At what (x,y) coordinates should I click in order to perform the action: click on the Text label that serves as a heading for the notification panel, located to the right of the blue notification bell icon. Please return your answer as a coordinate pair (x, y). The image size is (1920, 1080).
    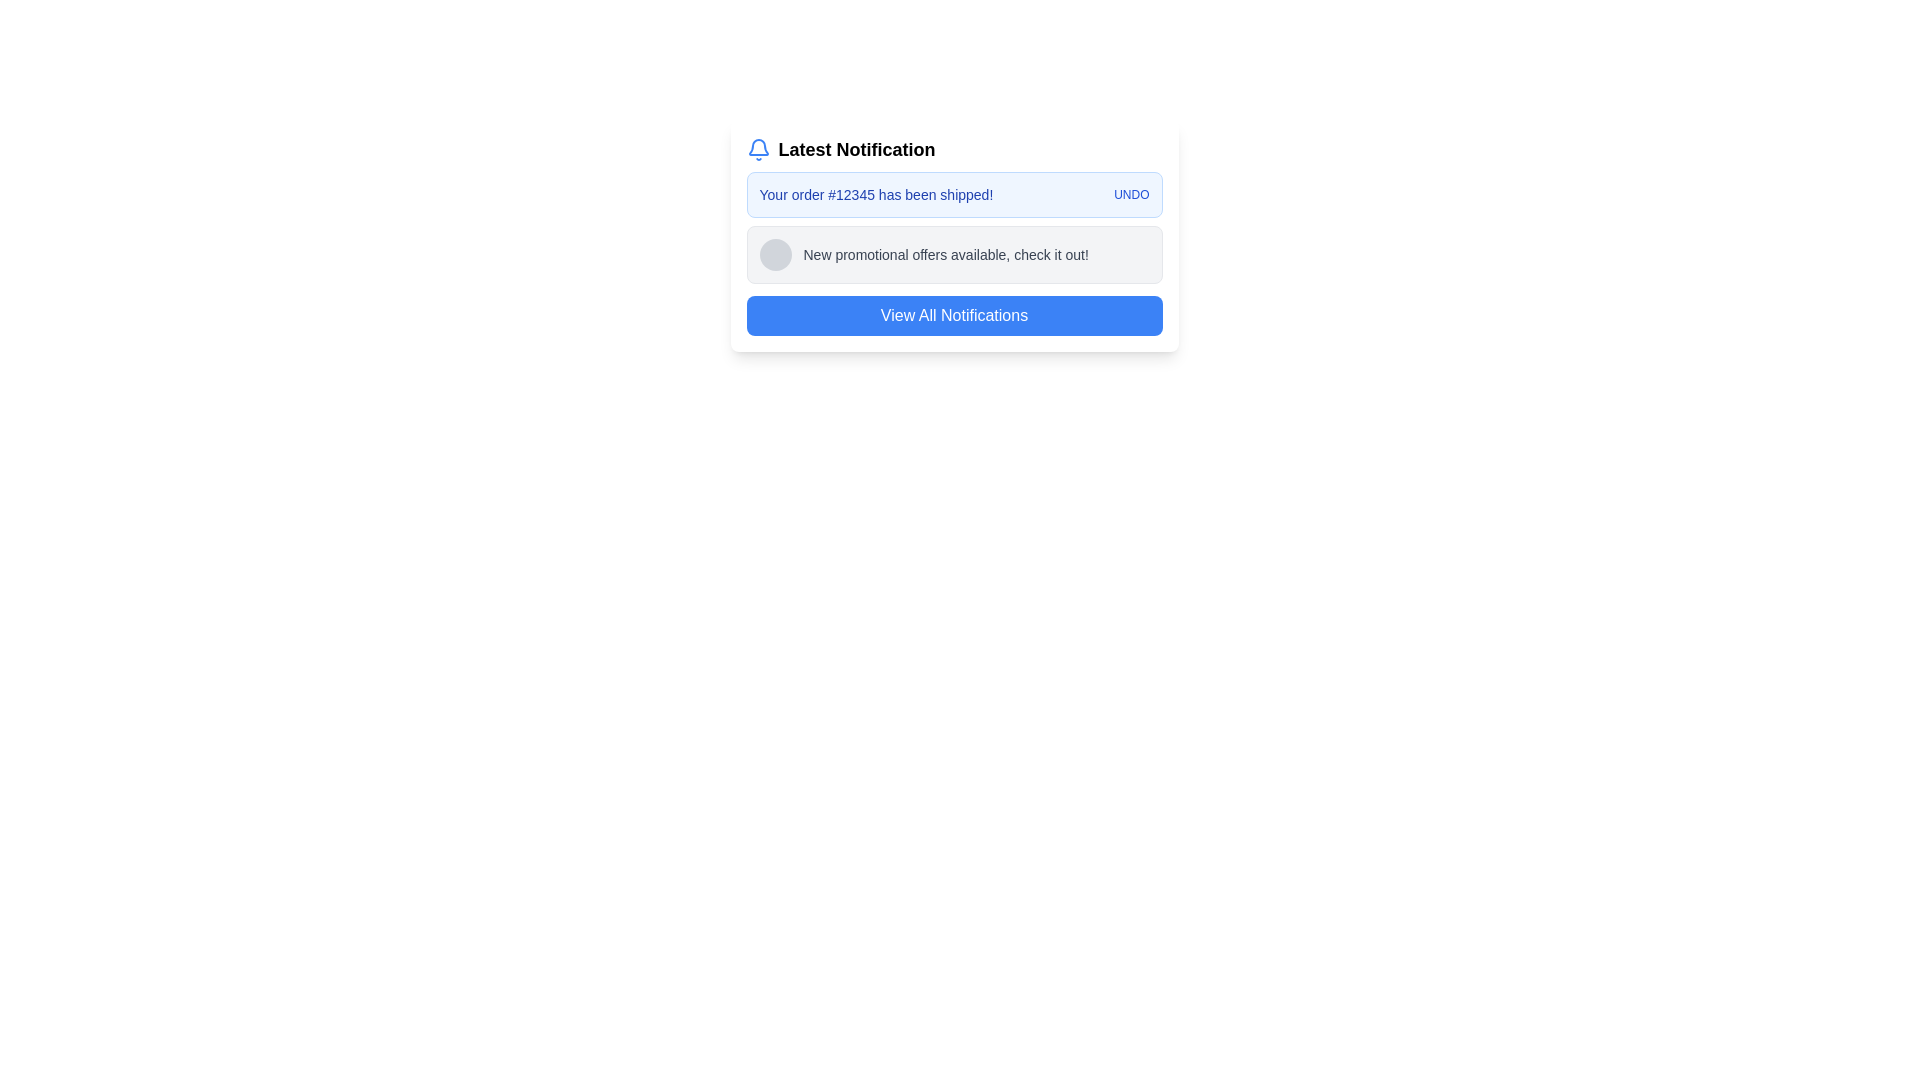
    Looking at the image, I should click on (857, 149).